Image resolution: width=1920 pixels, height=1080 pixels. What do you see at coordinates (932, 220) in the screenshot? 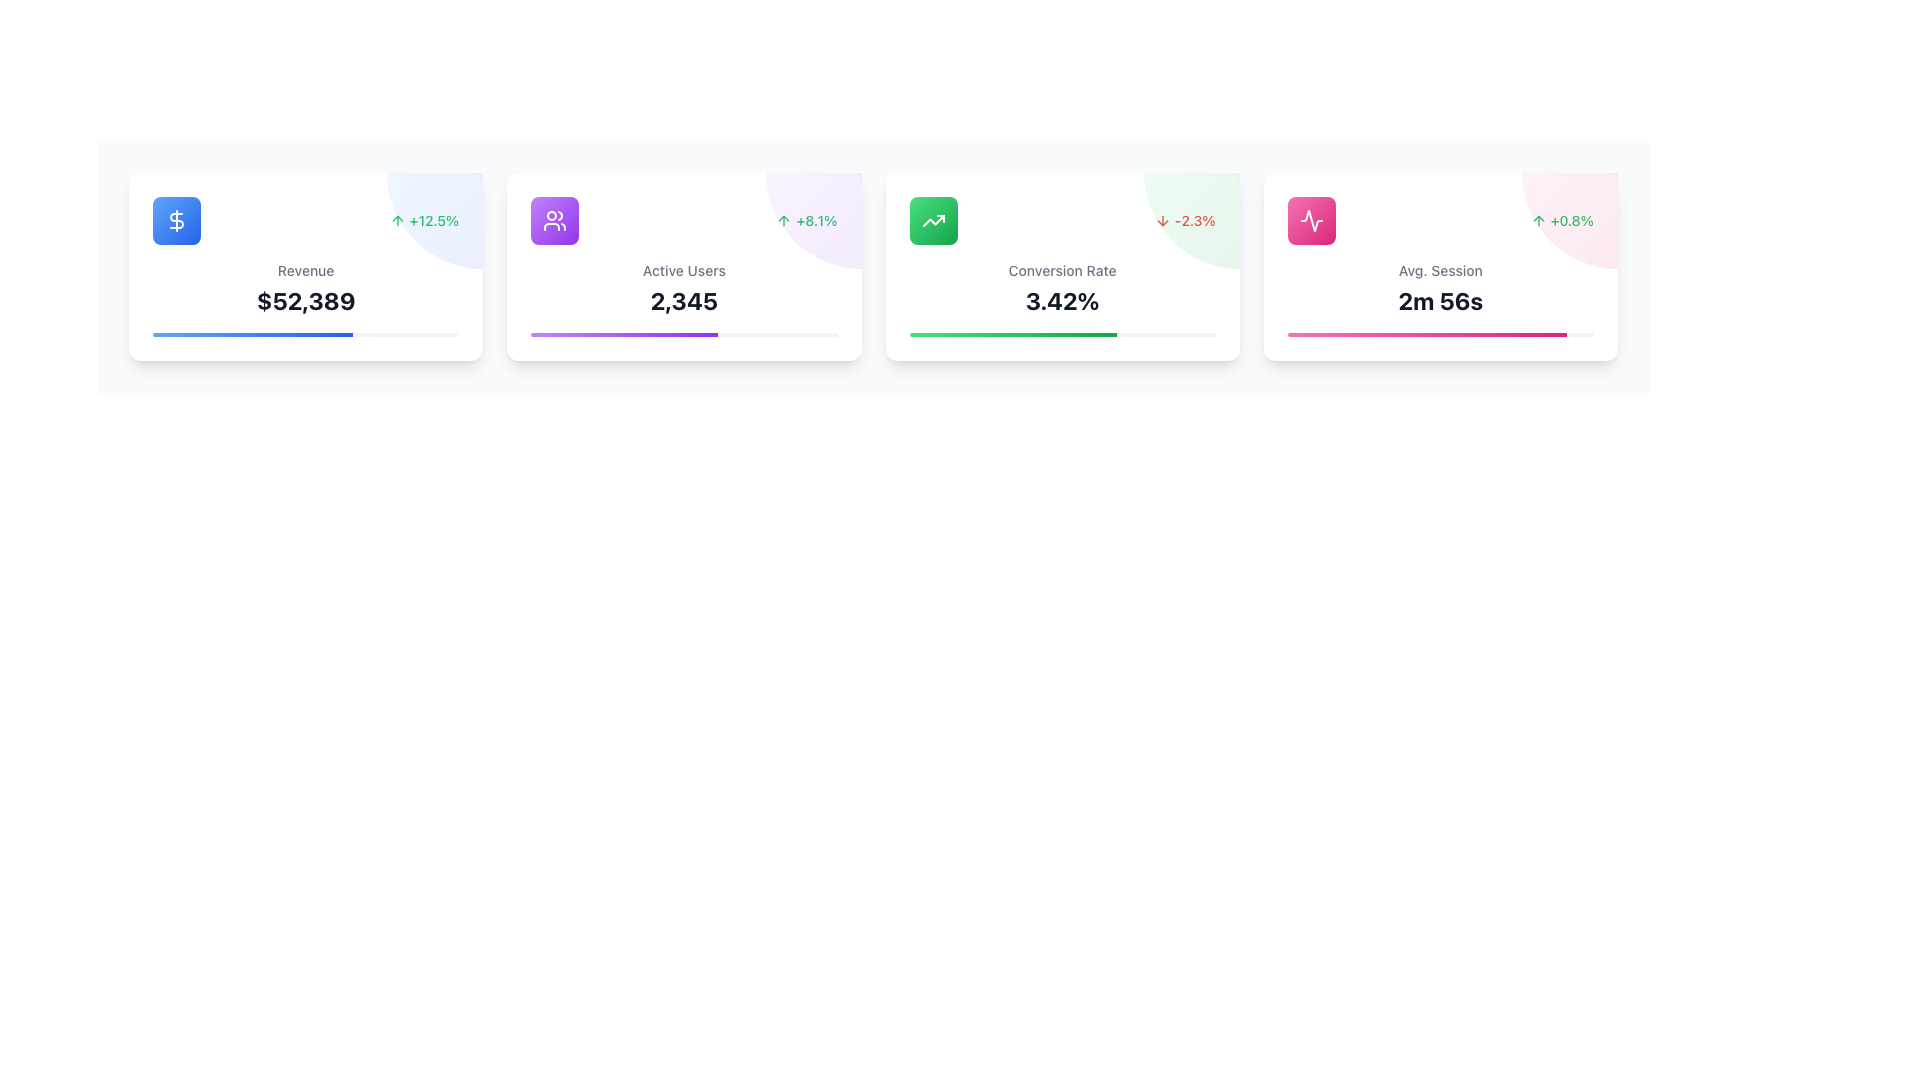
I see `the trending upward arrow icon with a green background located in the top-left section of the third card labeled 'Conversion Rate'` at bounding box center [932, 220].